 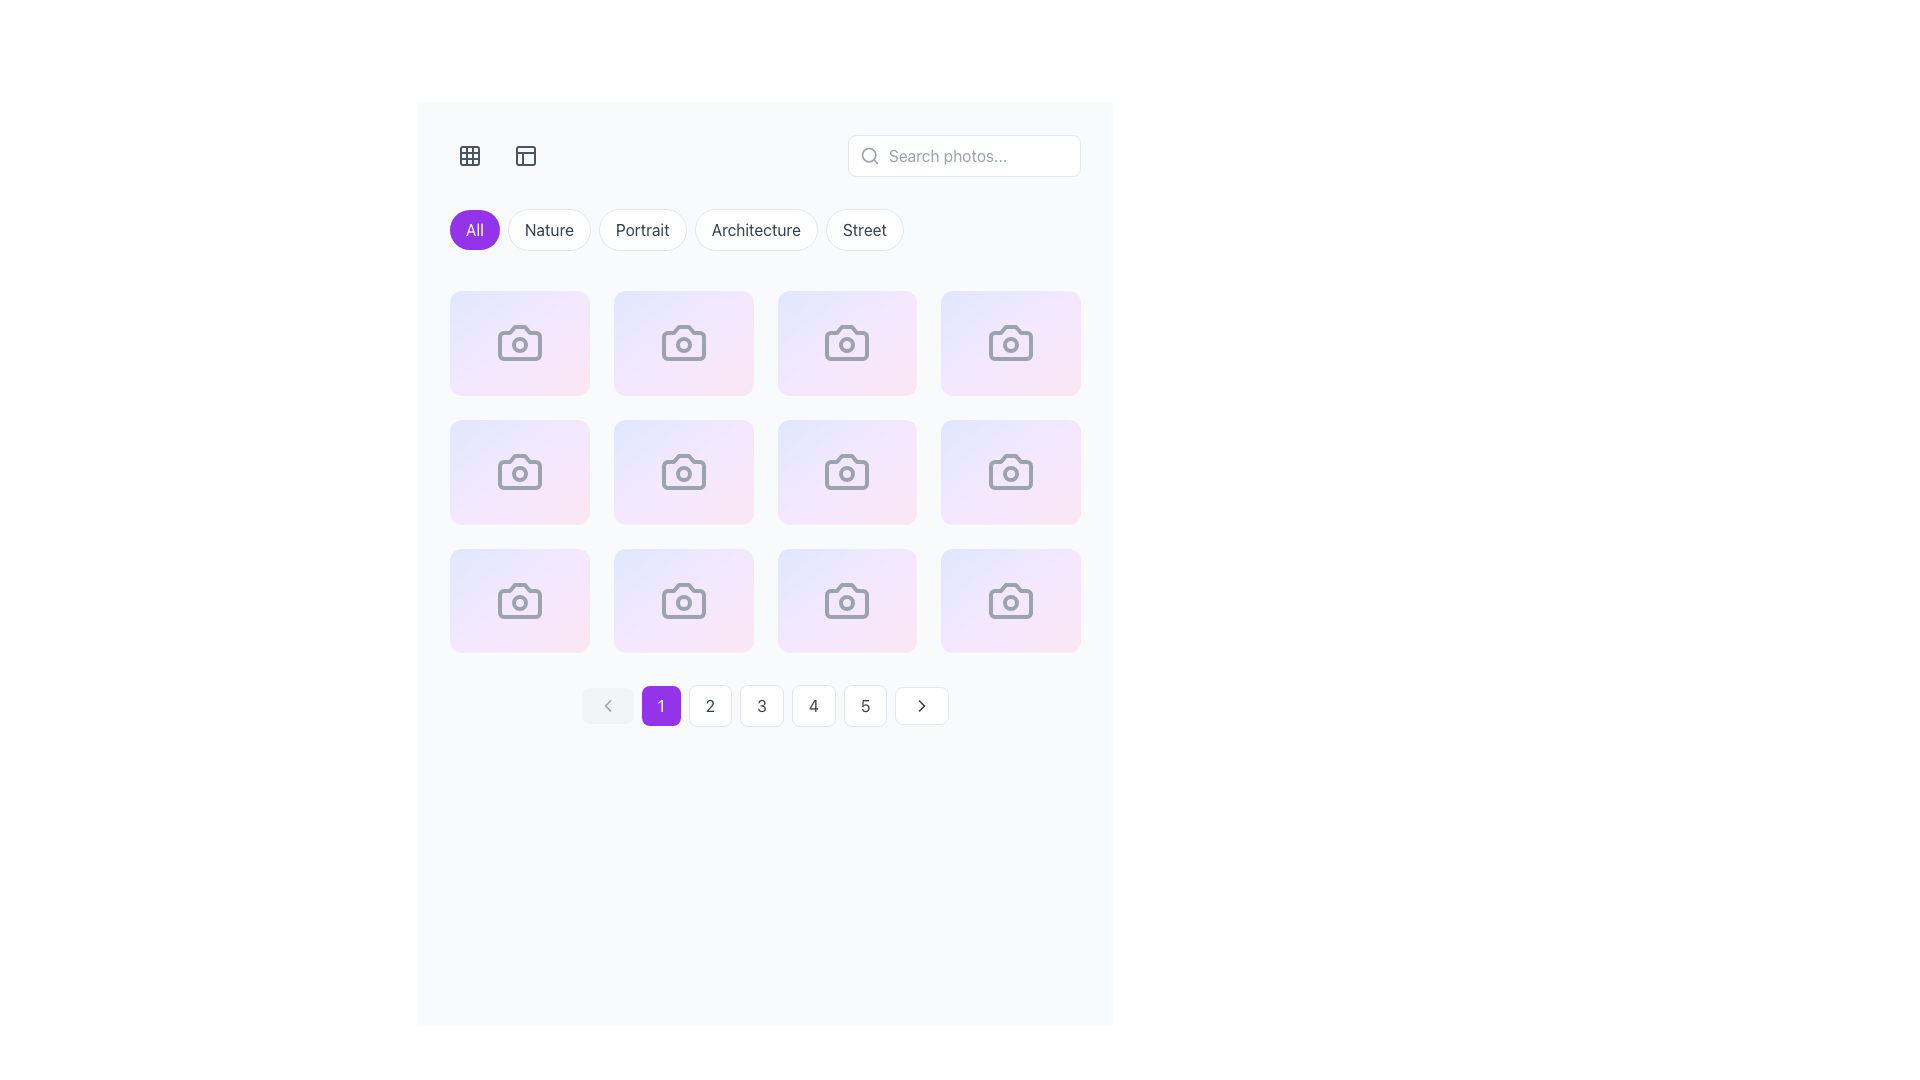 I want to click on the circular button located at the bottom of the 'Photograph #11' card, so click(x=847, y=619).